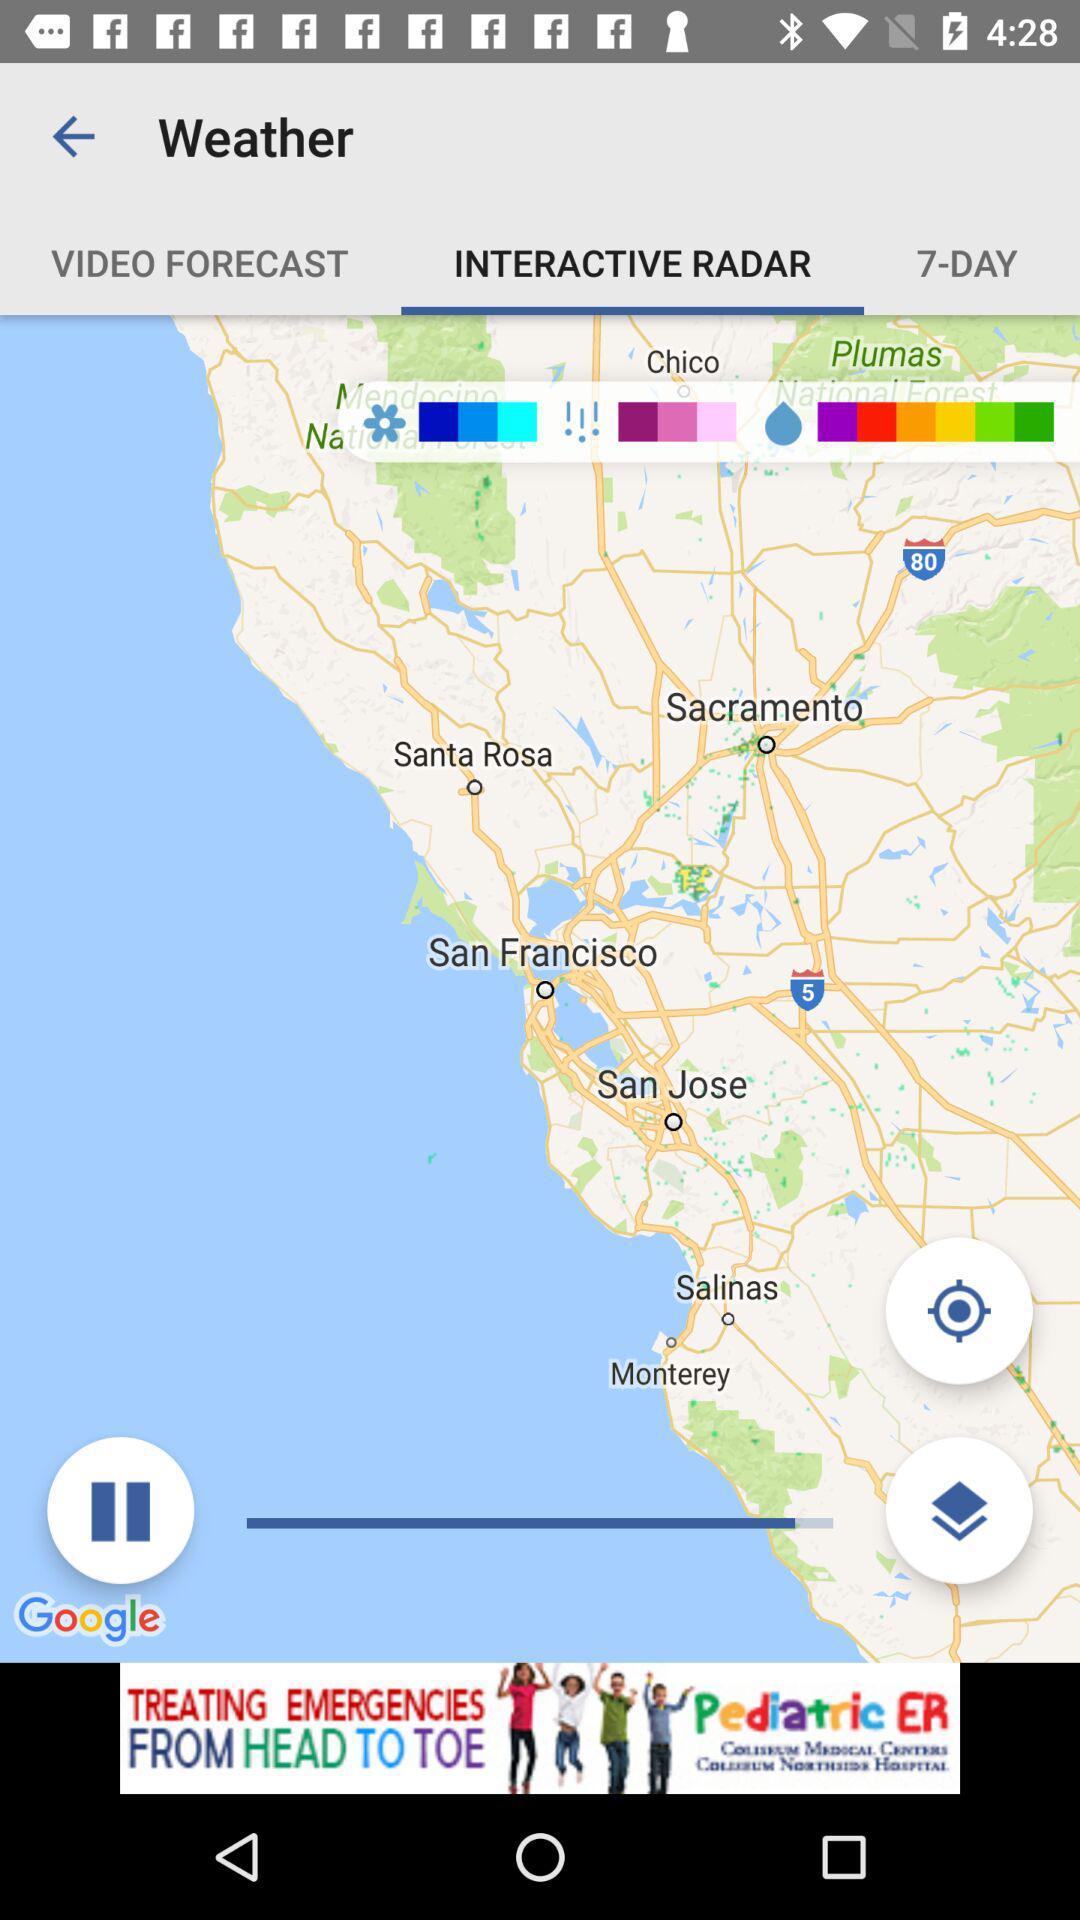 The image size is (1080, 1920). I want to click on the layers icon, so click(958, 1510).